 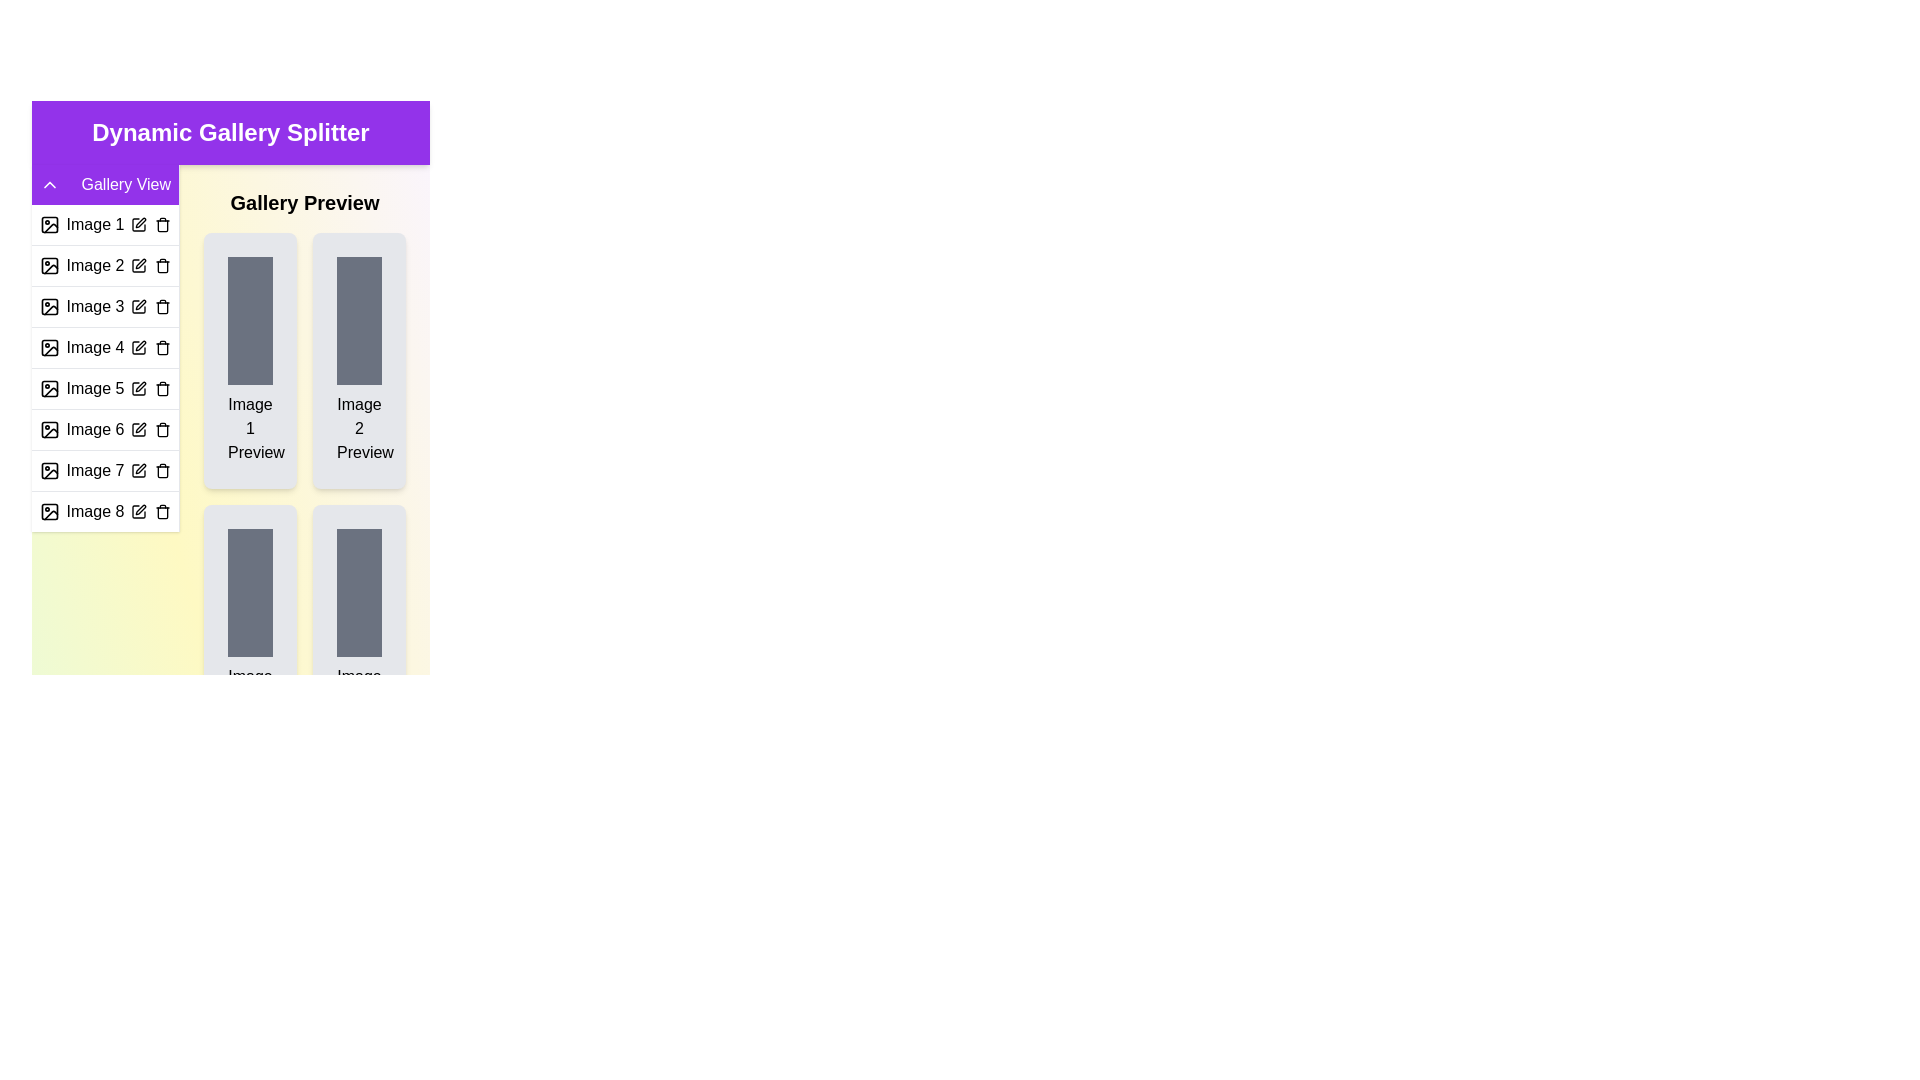 I want to click on the fourth image entry in the gallery list, so click(x=104, y=368).